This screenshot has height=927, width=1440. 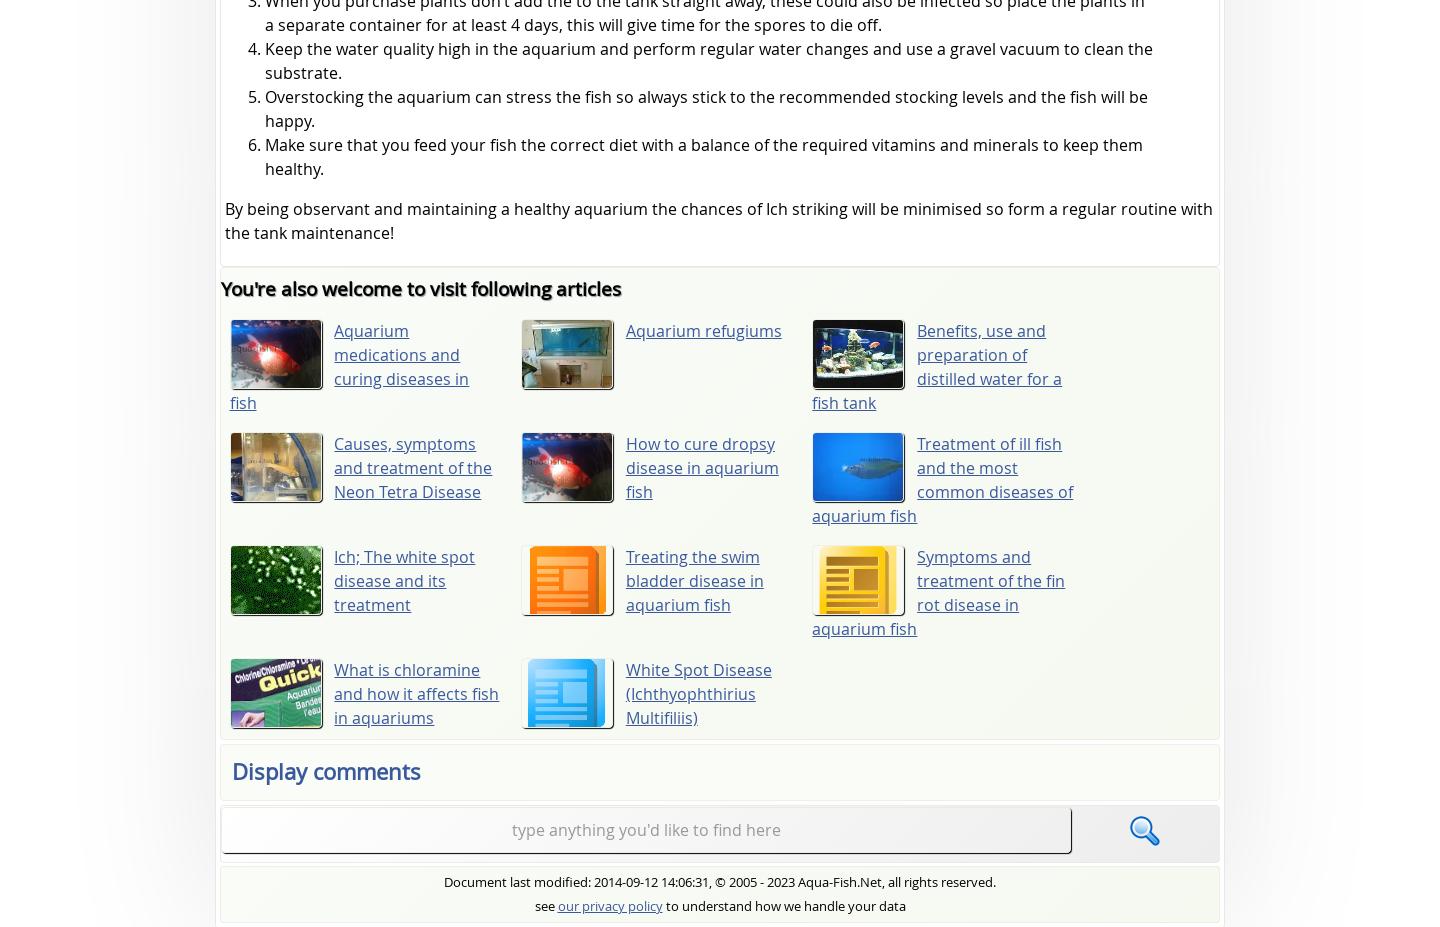 I want to click on 'Overstocking the aquarium can stress the fish so always stick to the recommended stocking levels and the fish will be happy.', so click(x=263, y=108).